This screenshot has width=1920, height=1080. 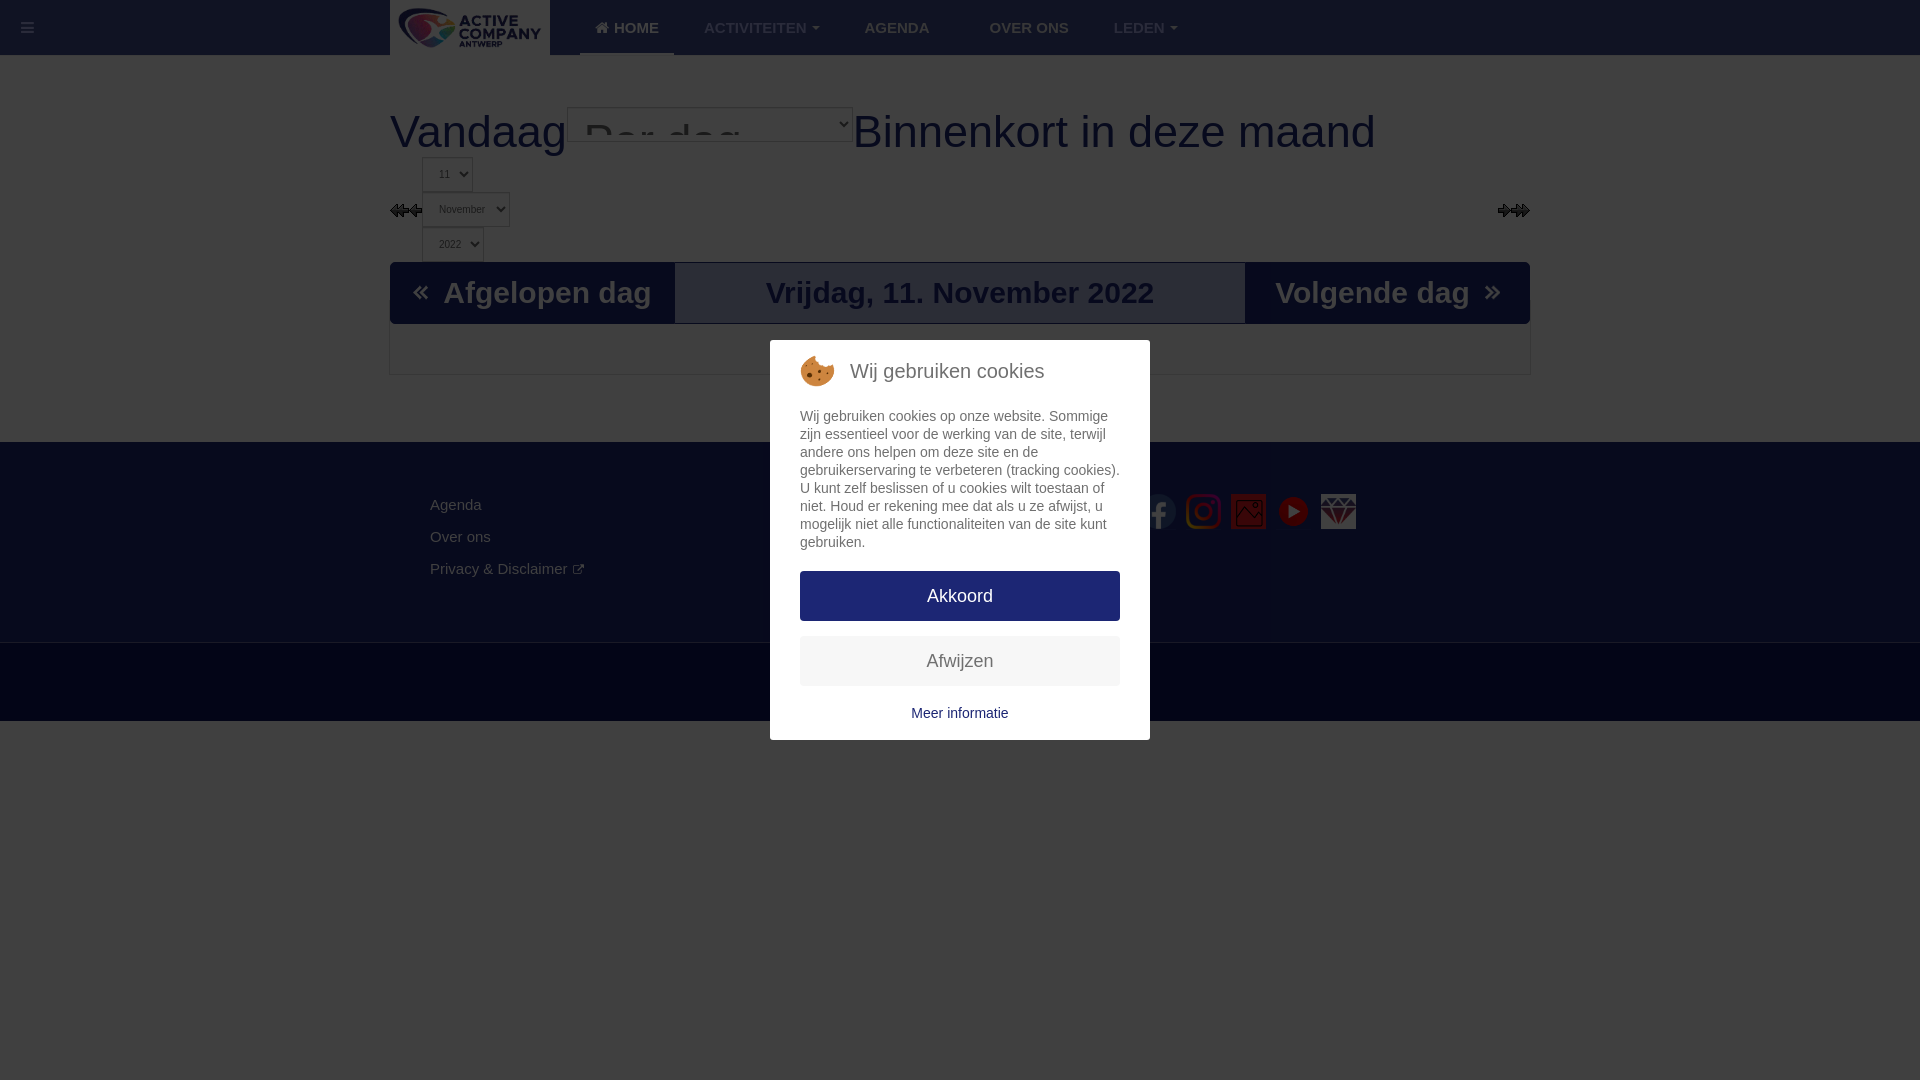 I want to click on 'Privacy & Disclaimer', so click(x=507, y=568).